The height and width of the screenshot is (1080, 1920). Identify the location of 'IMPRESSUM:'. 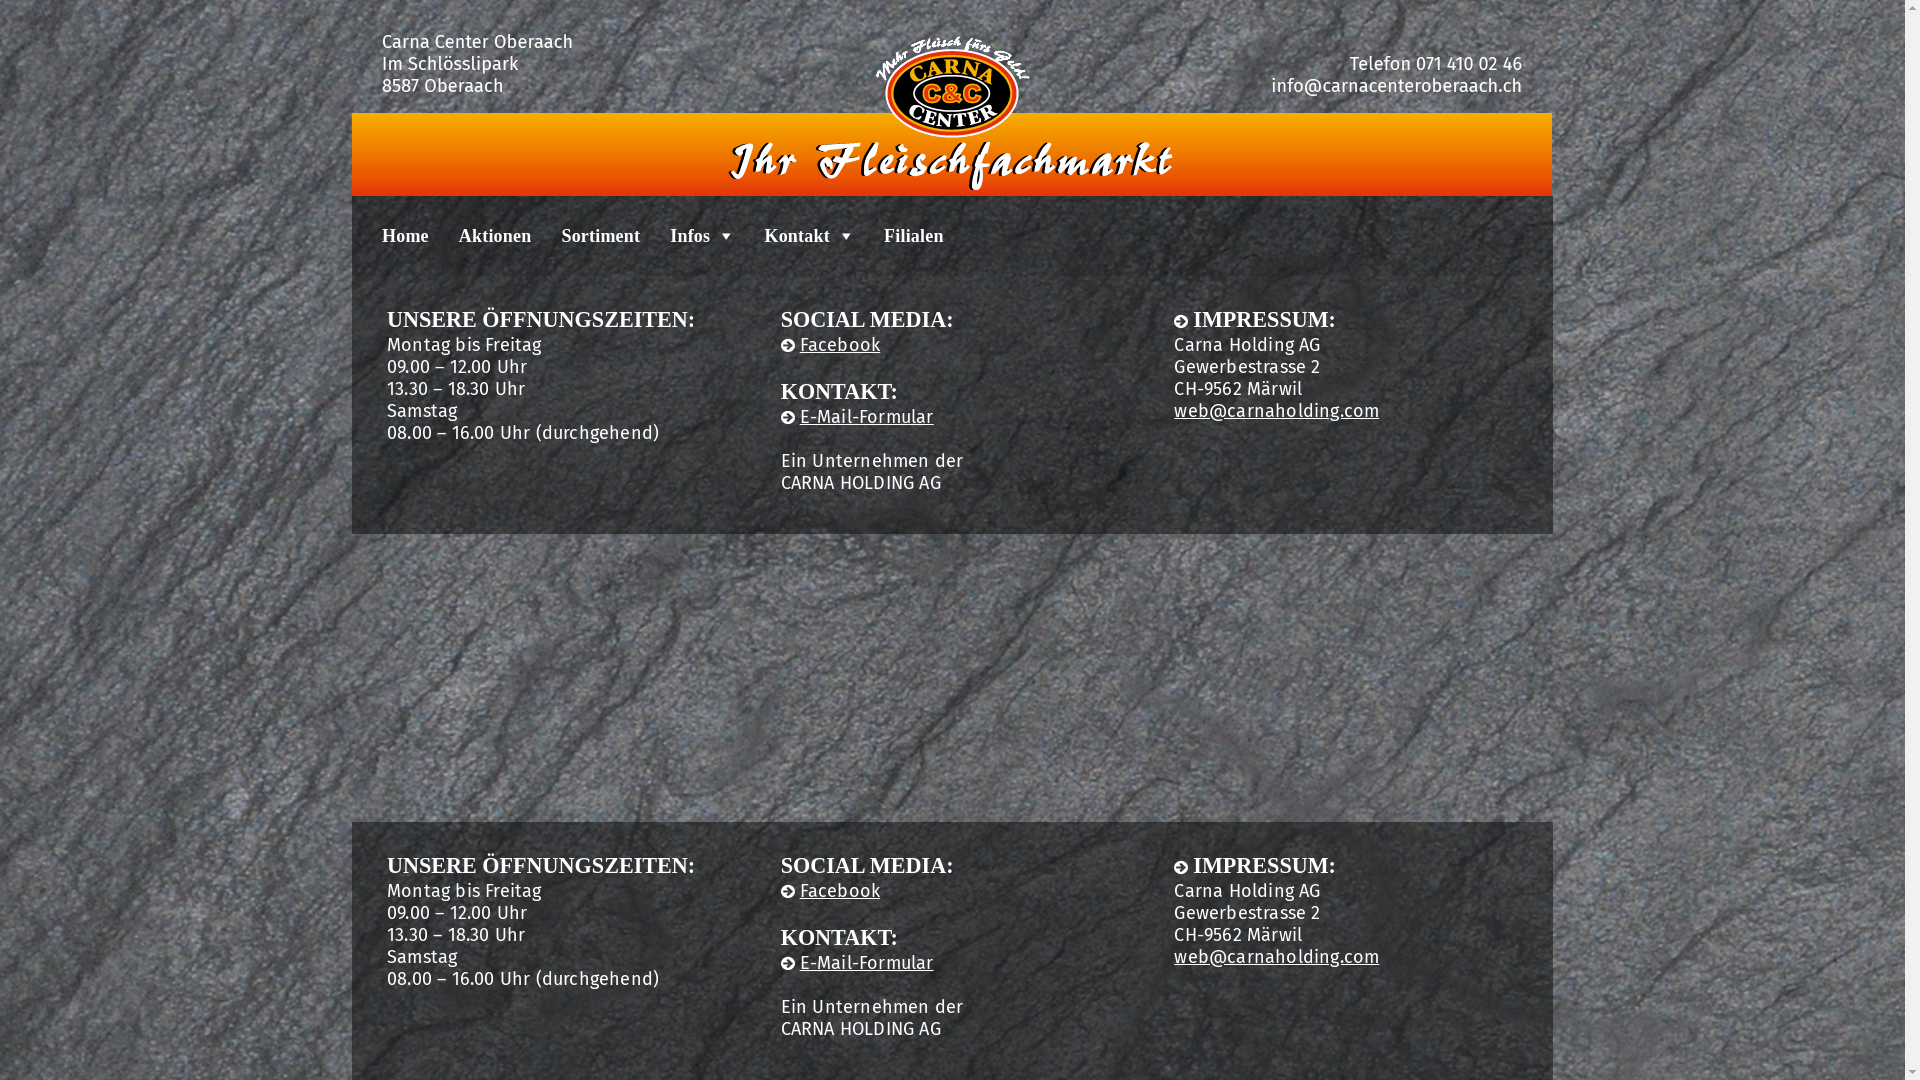
(1253, 864).